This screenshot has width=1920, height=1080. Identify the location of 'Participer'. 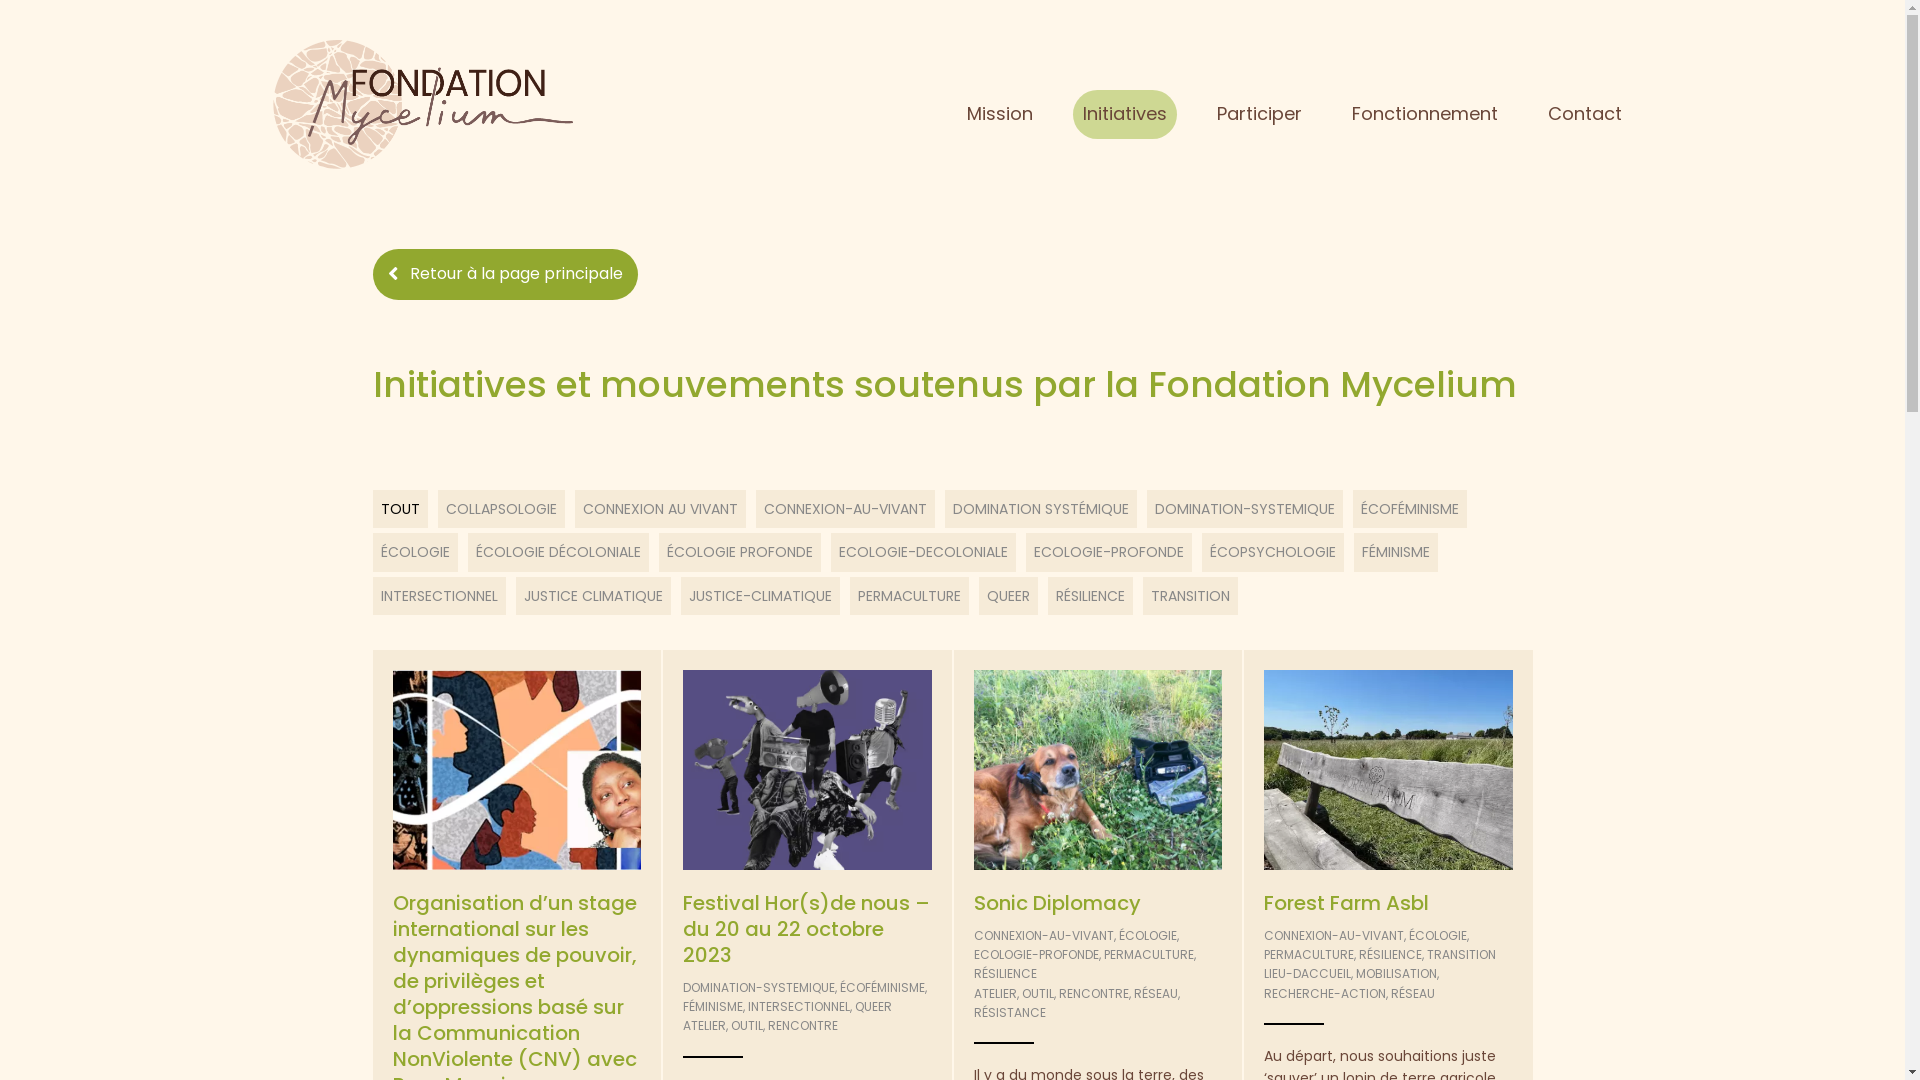
(1258, 114).